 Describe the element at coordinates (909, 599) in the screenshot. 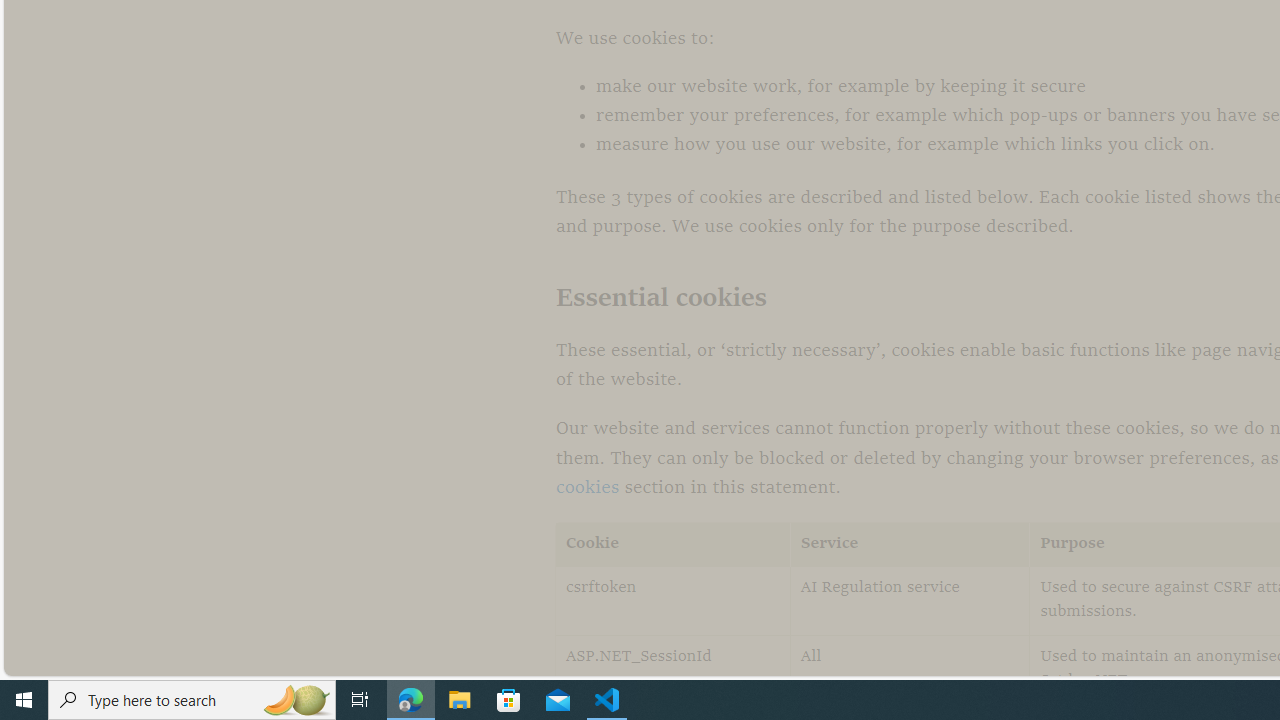

I see `'AI Regulation service'` at that location.